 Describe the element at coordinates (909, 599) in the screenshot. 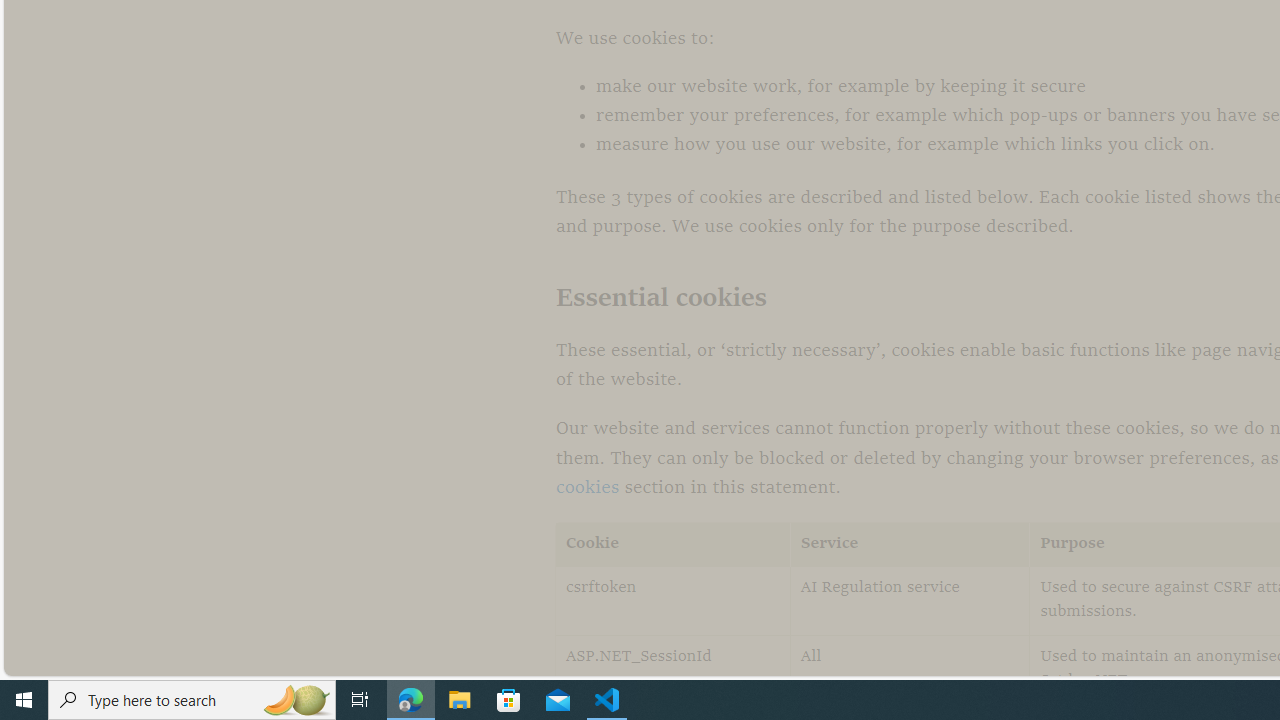

I see `'AI Regulation service'` at that location.